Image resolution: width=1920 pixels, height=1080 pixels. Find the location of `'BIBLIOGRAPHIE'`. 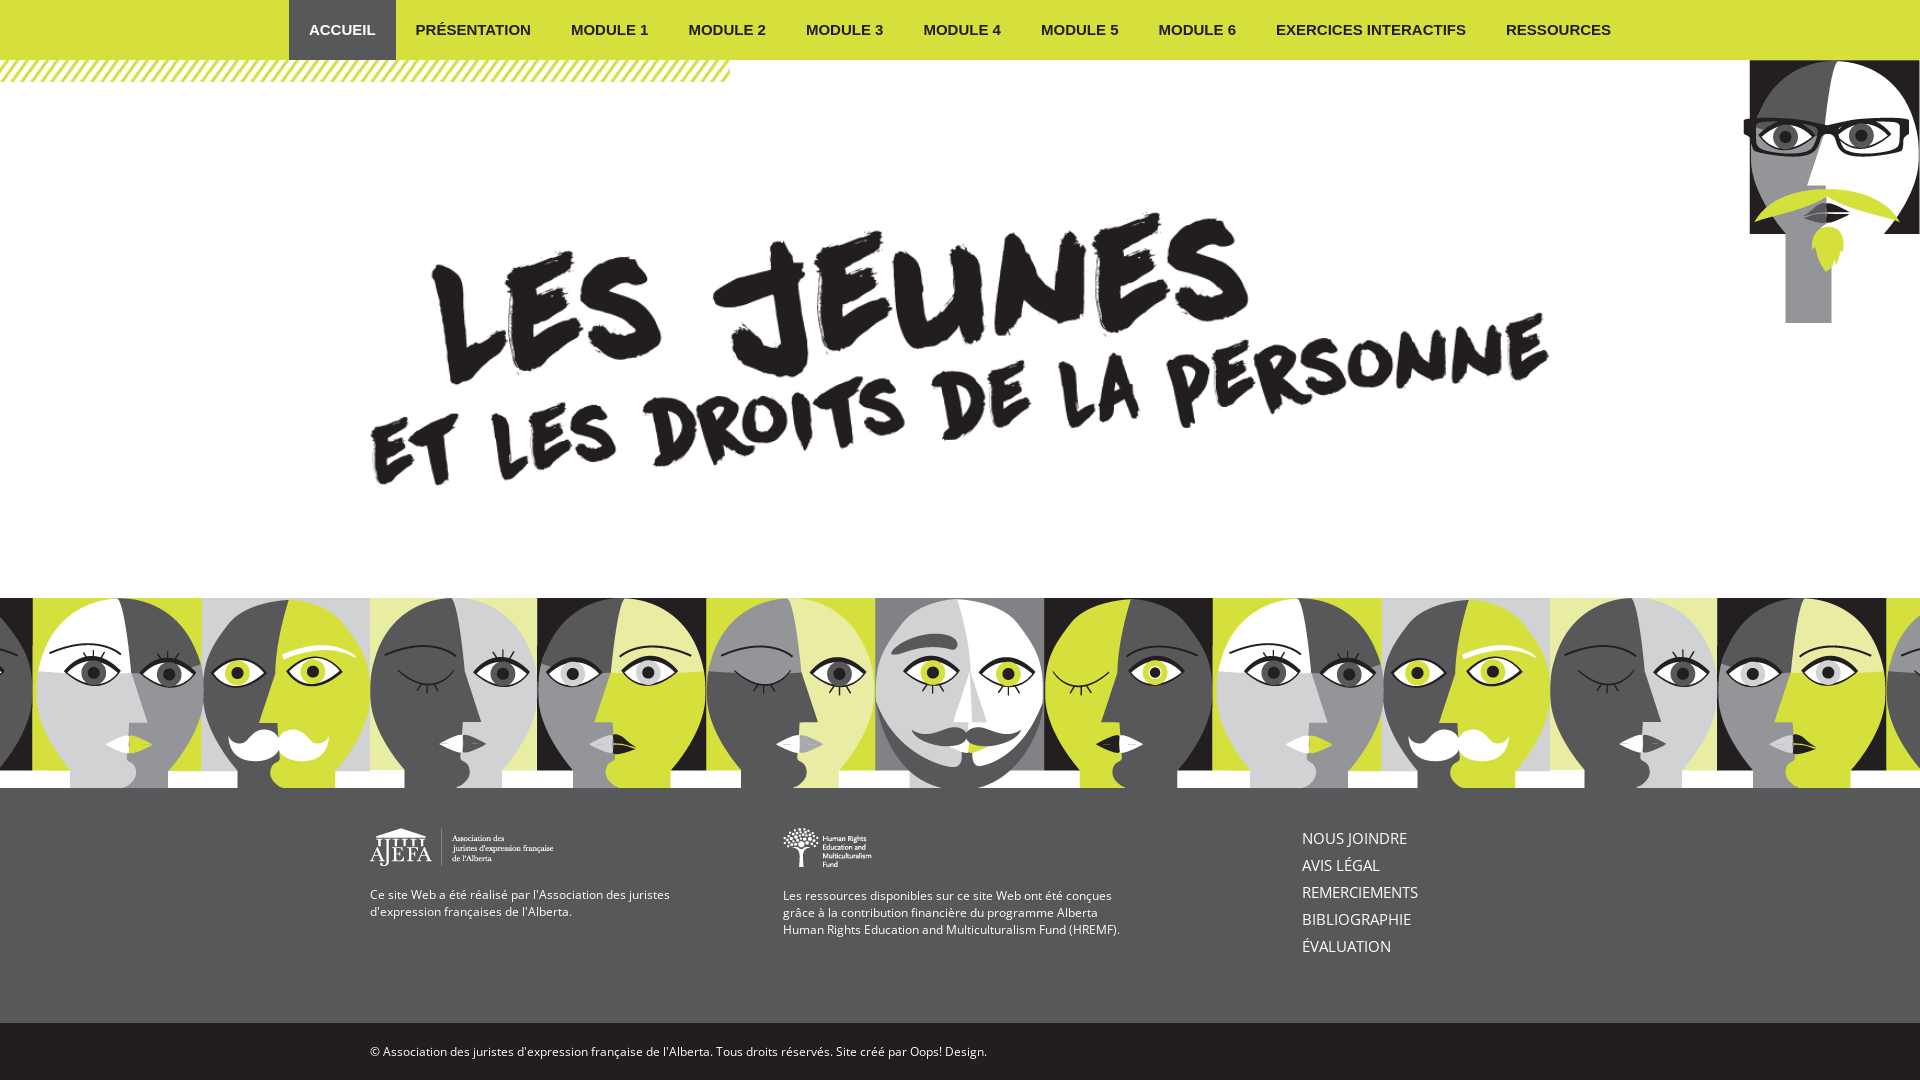

'BIBLIOGRAPHIE' is located at coordinates (1301, 918).